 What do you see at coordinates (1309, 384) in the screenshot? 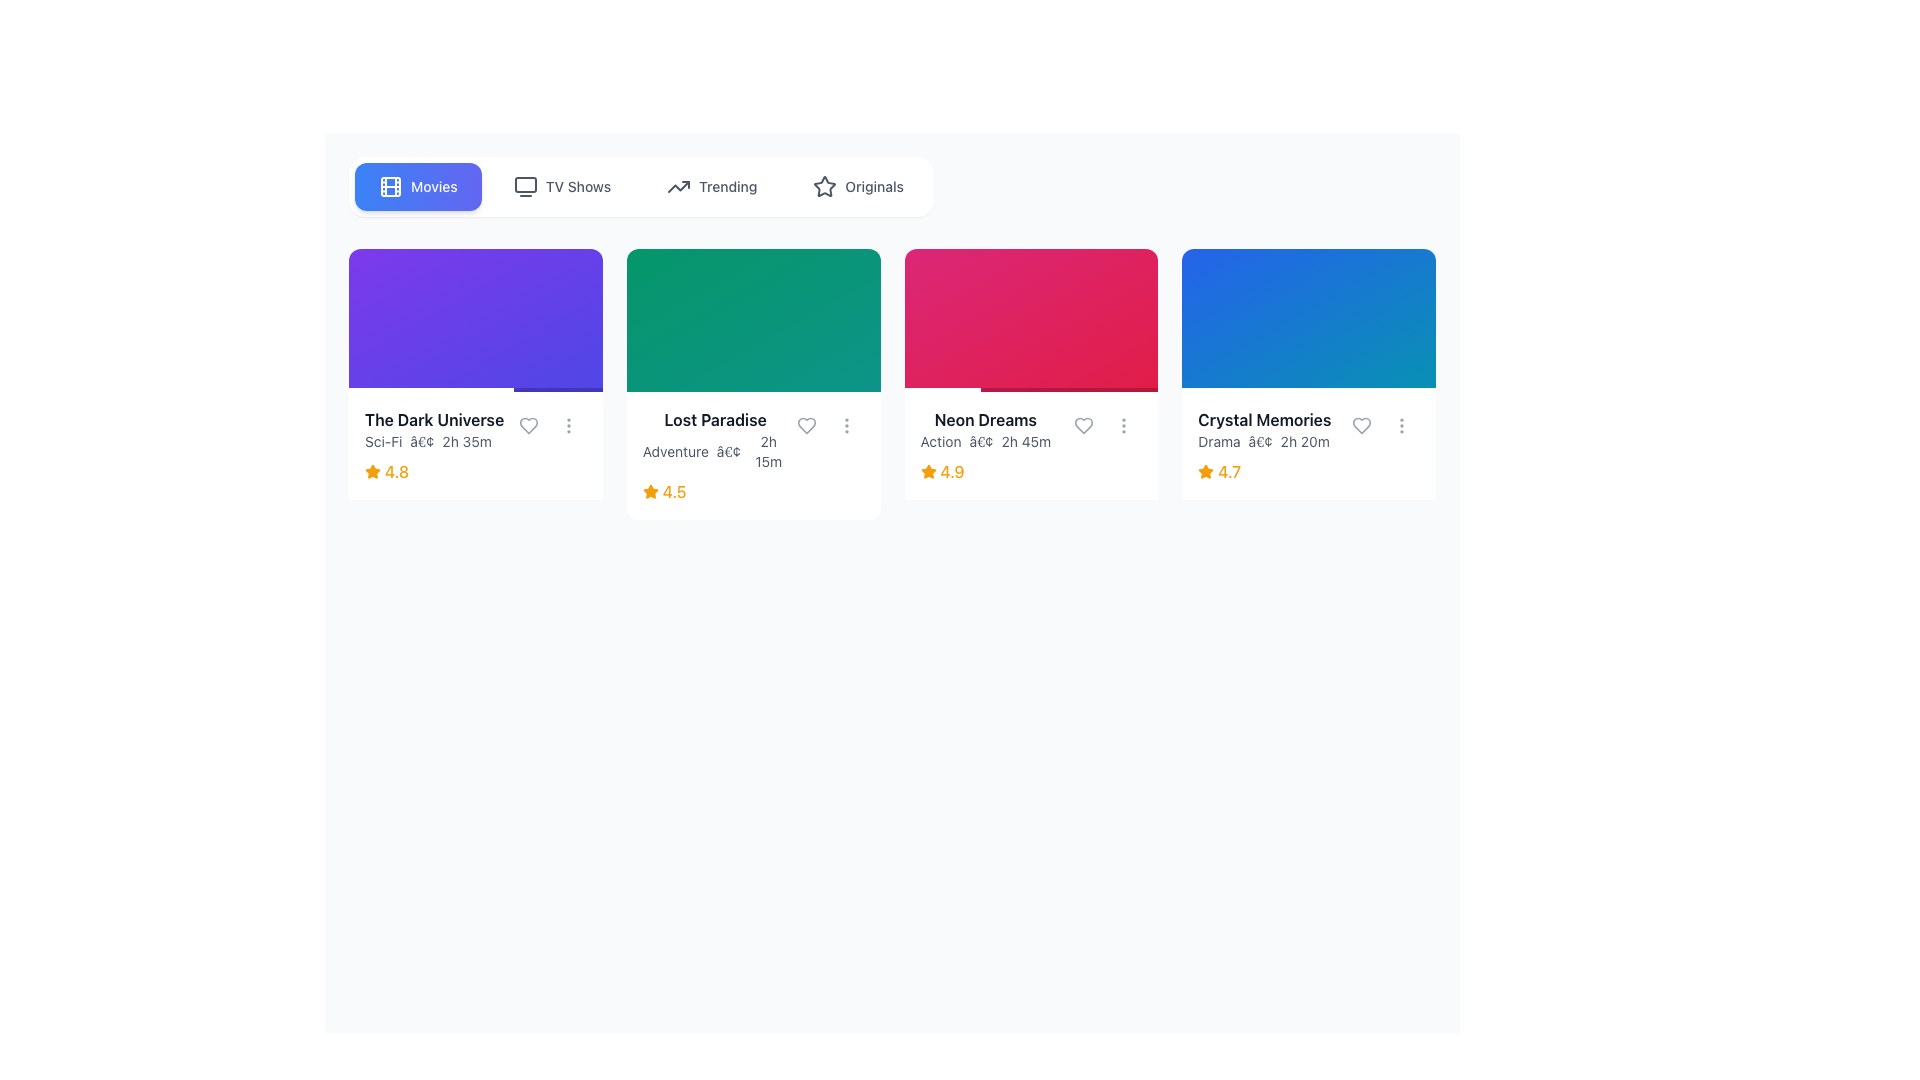
I see `the 'Crystal Memories' content card, which features the title in bold, genre as 'Drama', runtime '2h 20m', and a rating of '4.7' with a star icon` at bounding box center [1309, 384].